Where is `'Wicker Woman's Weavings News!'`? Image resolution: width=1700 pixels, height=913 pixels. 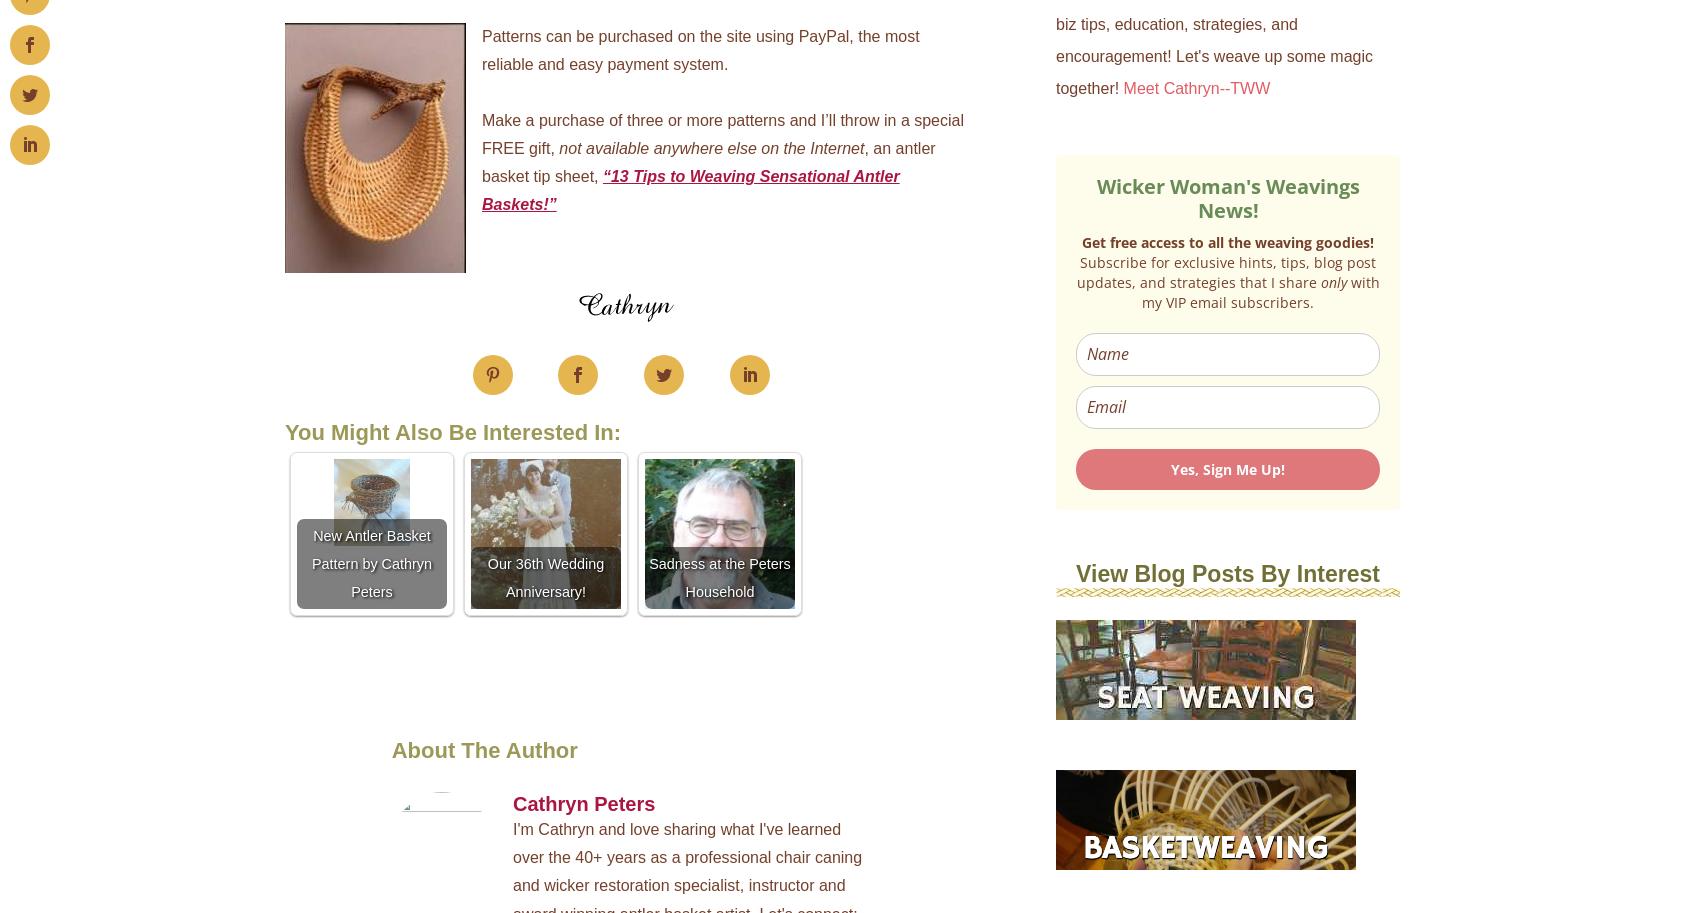 'Wicker Woman's Weavings News!' is located at coordinates (1226, 197).